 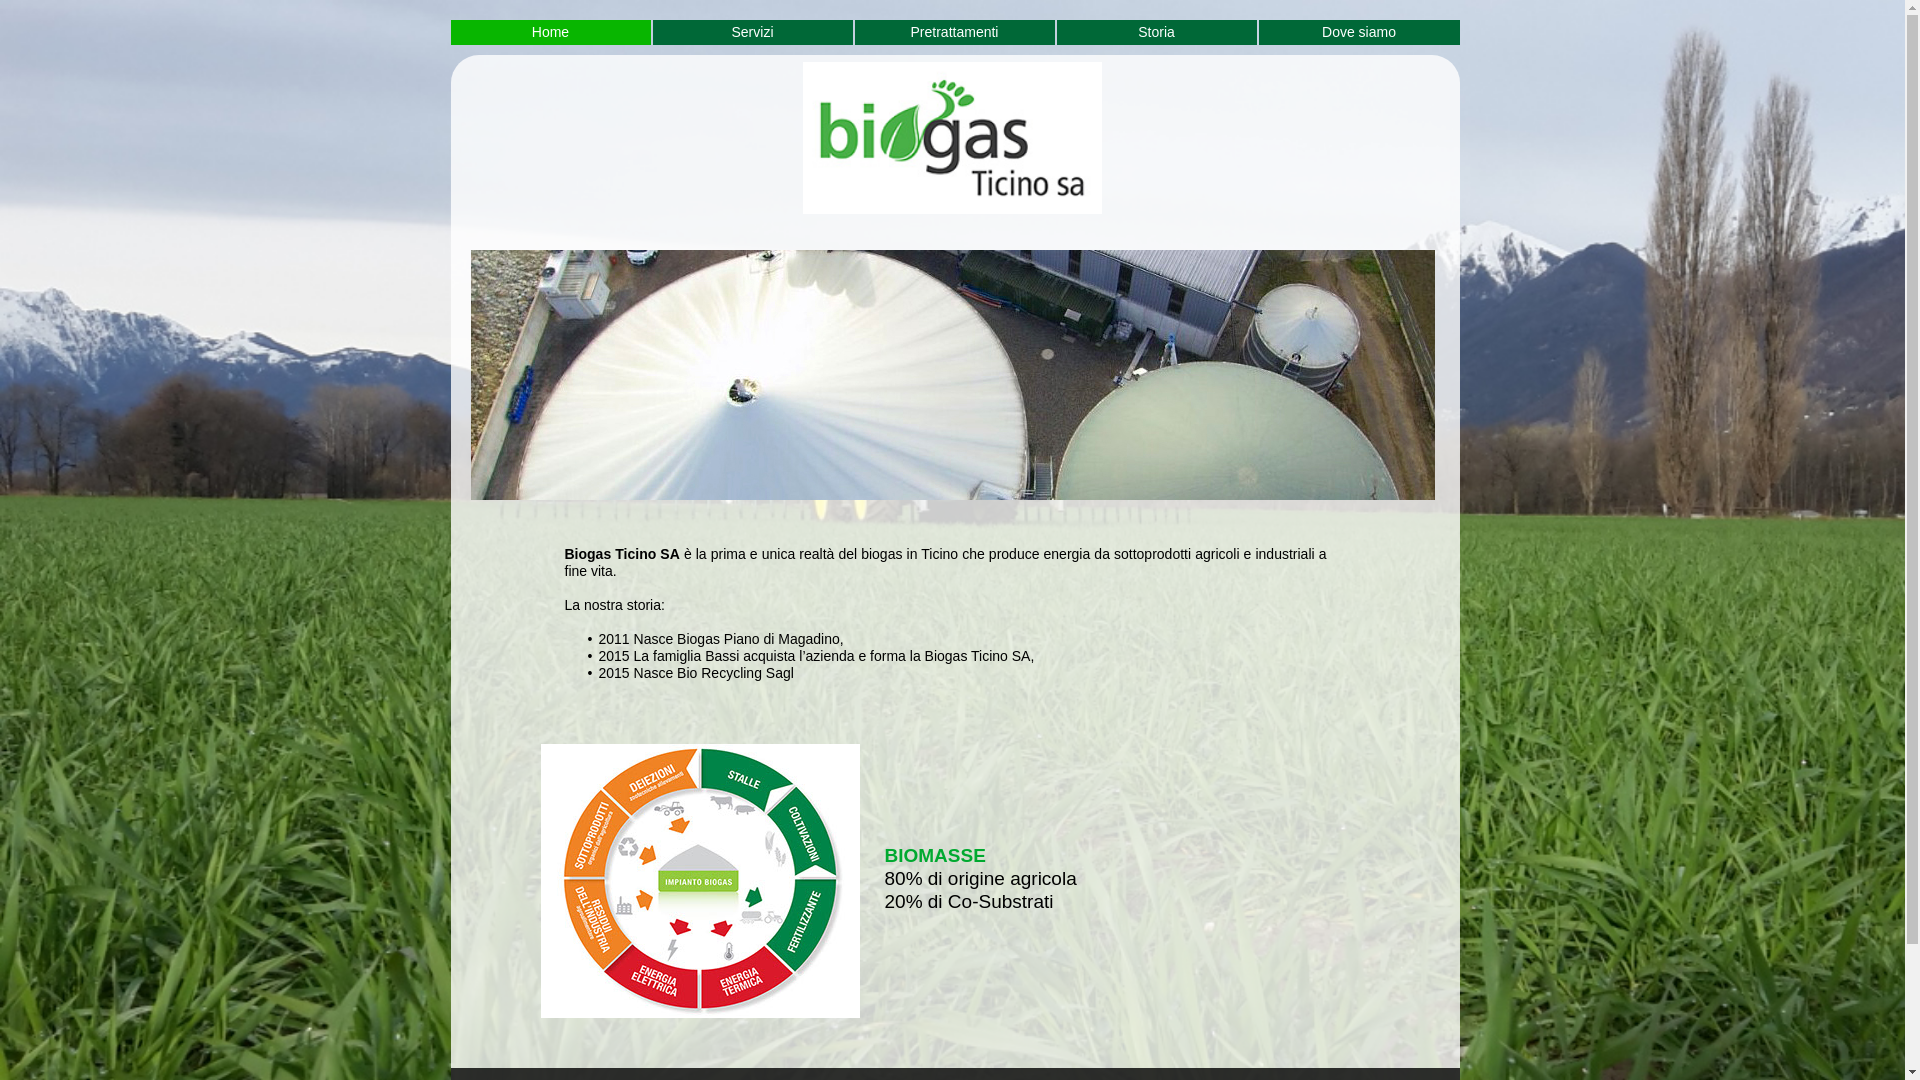 I want to click on 'Dove siamo', so click(x=1358, y=32).